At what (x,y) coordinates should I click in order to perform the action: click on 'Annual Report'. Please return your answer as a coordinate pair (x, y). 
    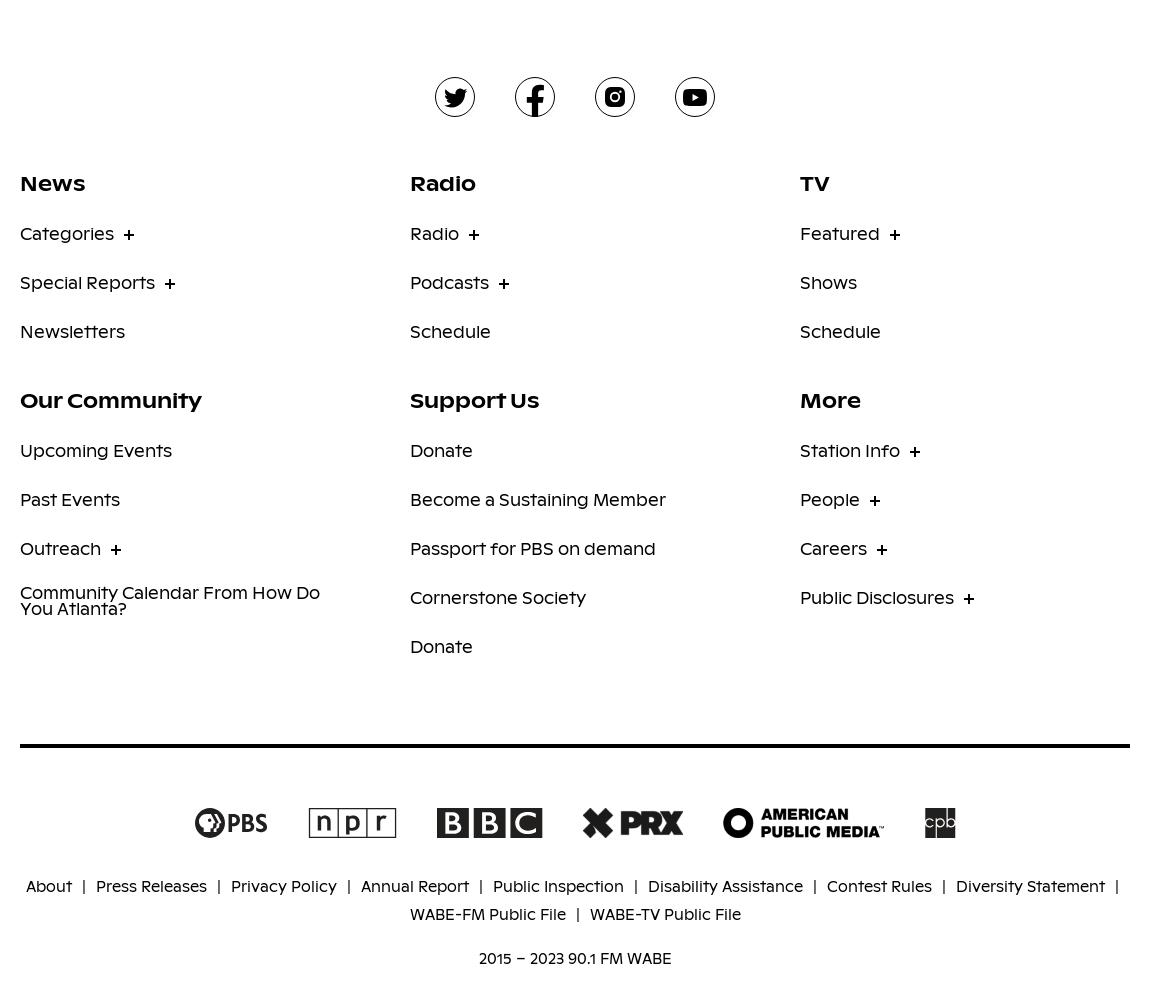
    Looking at the image, I should click on (414, 885).